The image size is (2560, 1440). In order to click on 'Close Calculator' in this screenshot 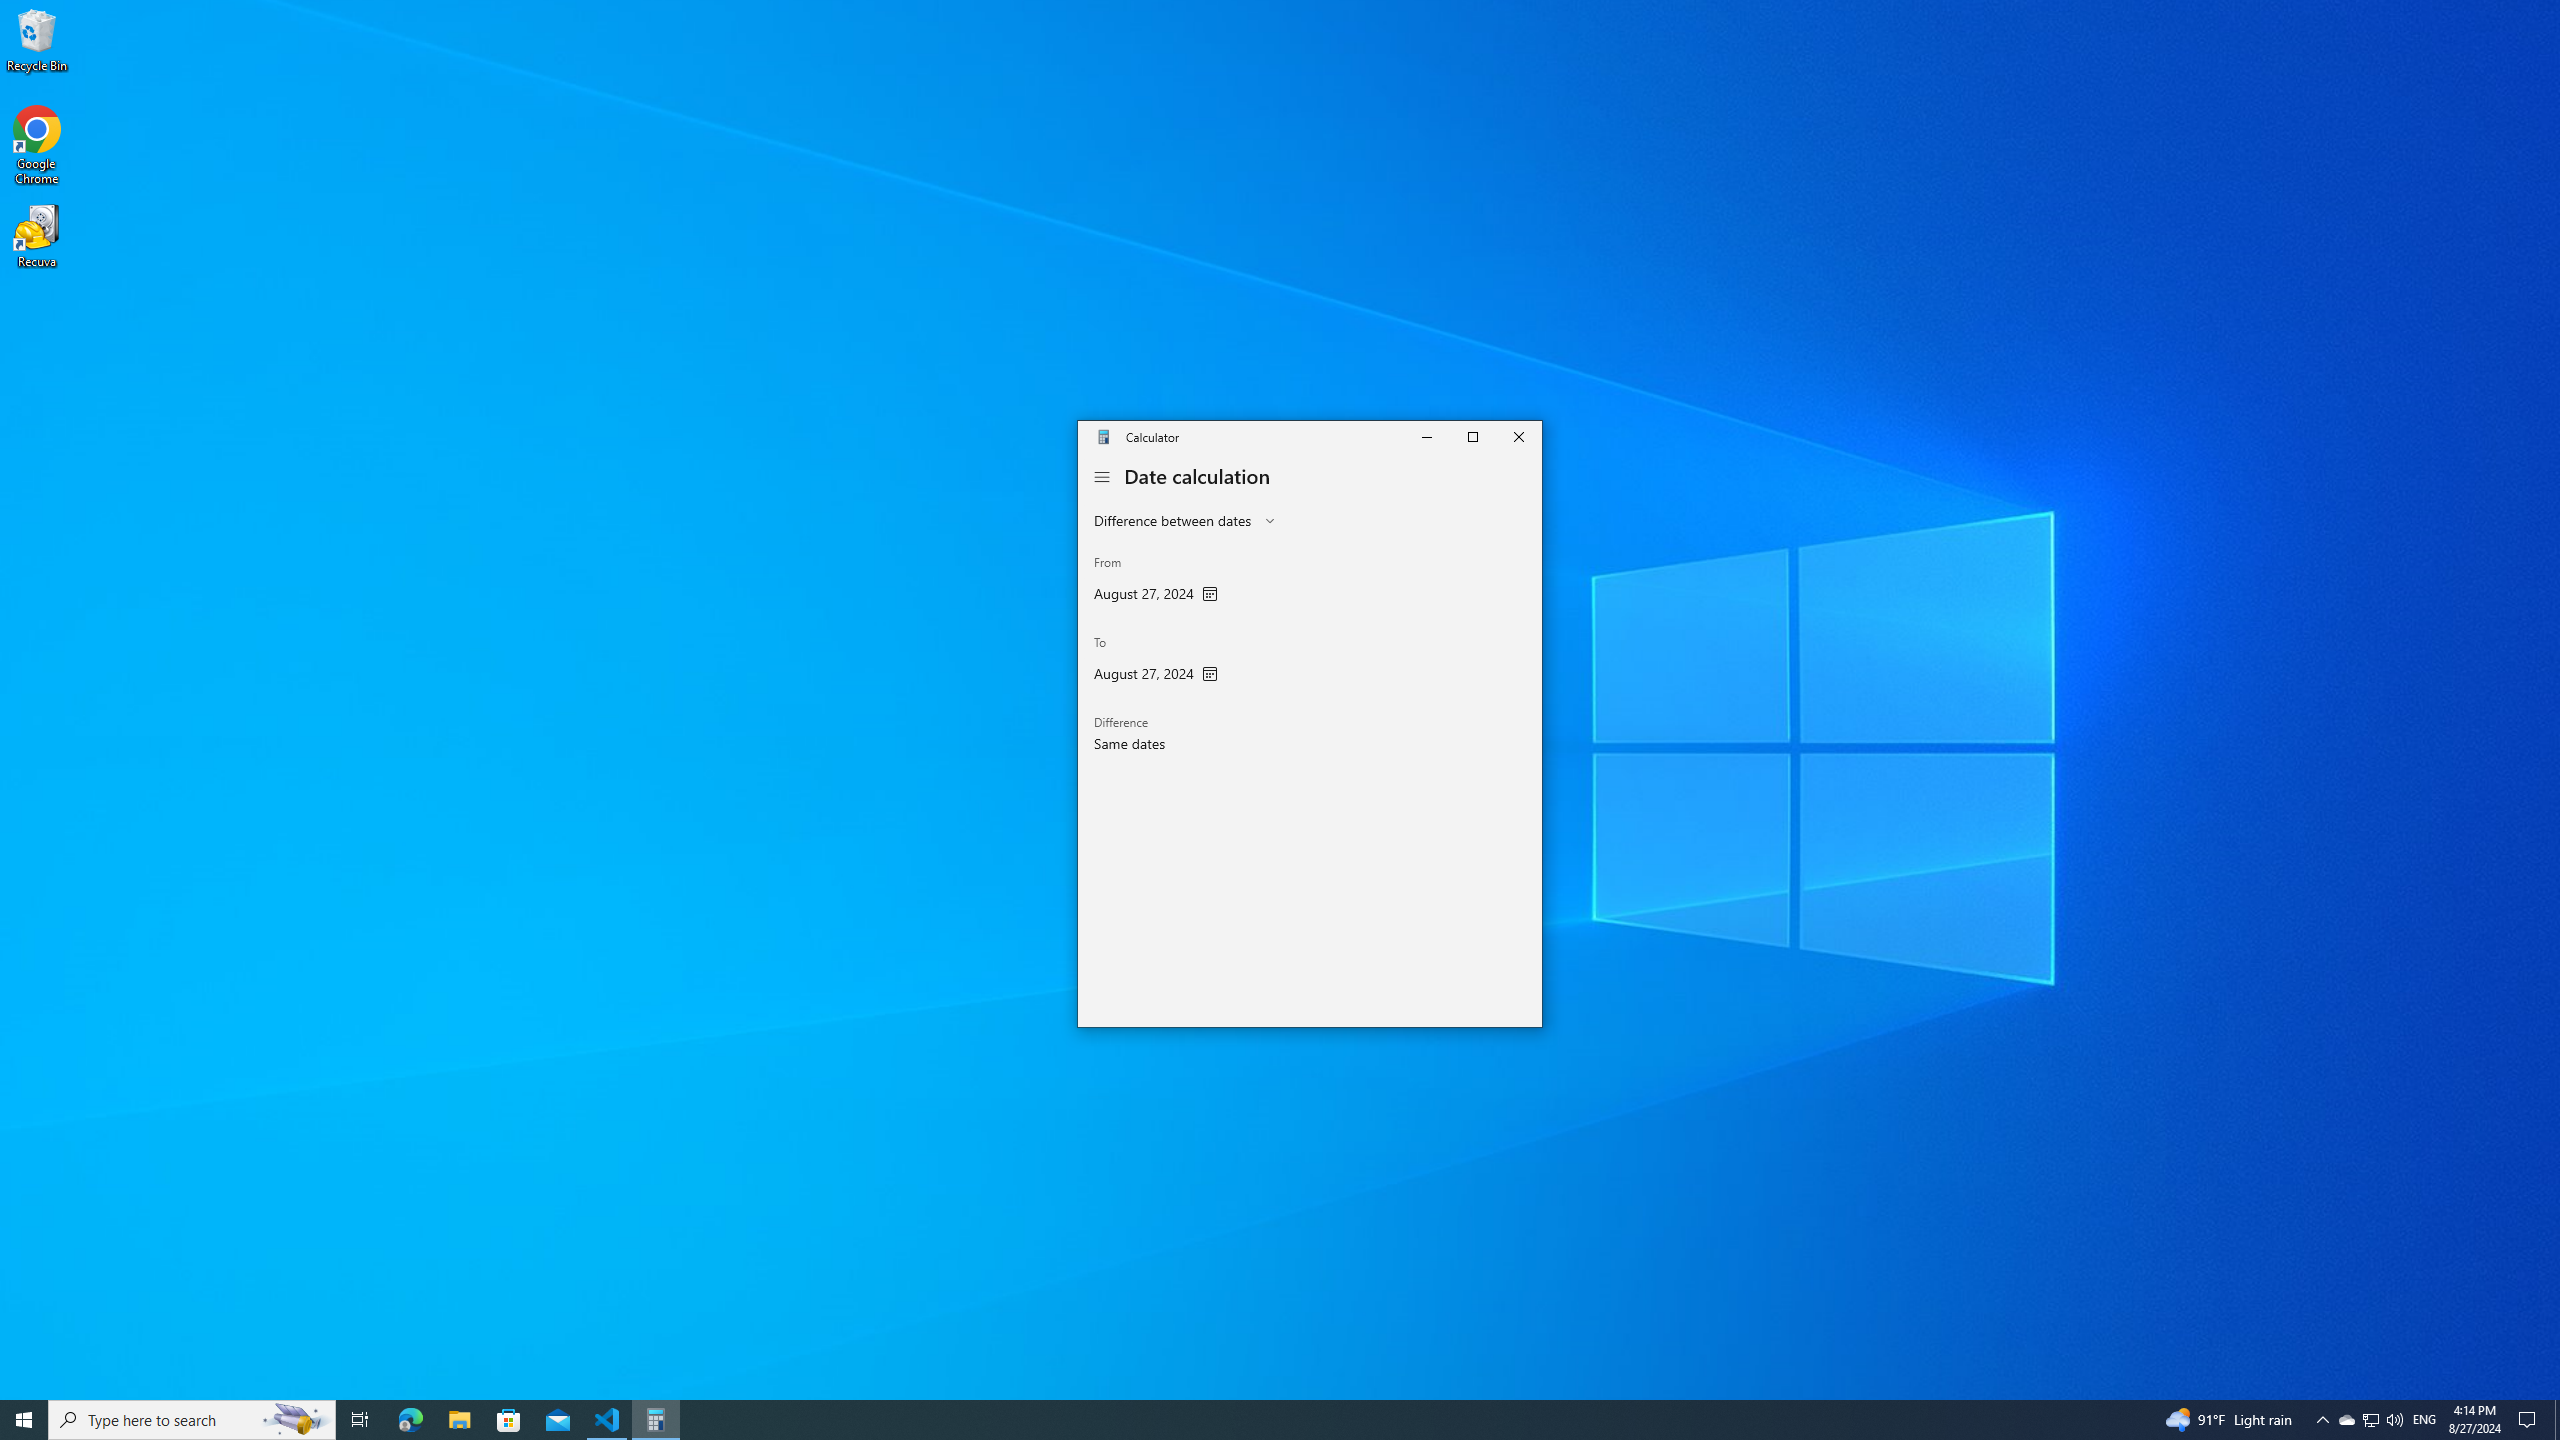, I will do `click(1517, 436)`.